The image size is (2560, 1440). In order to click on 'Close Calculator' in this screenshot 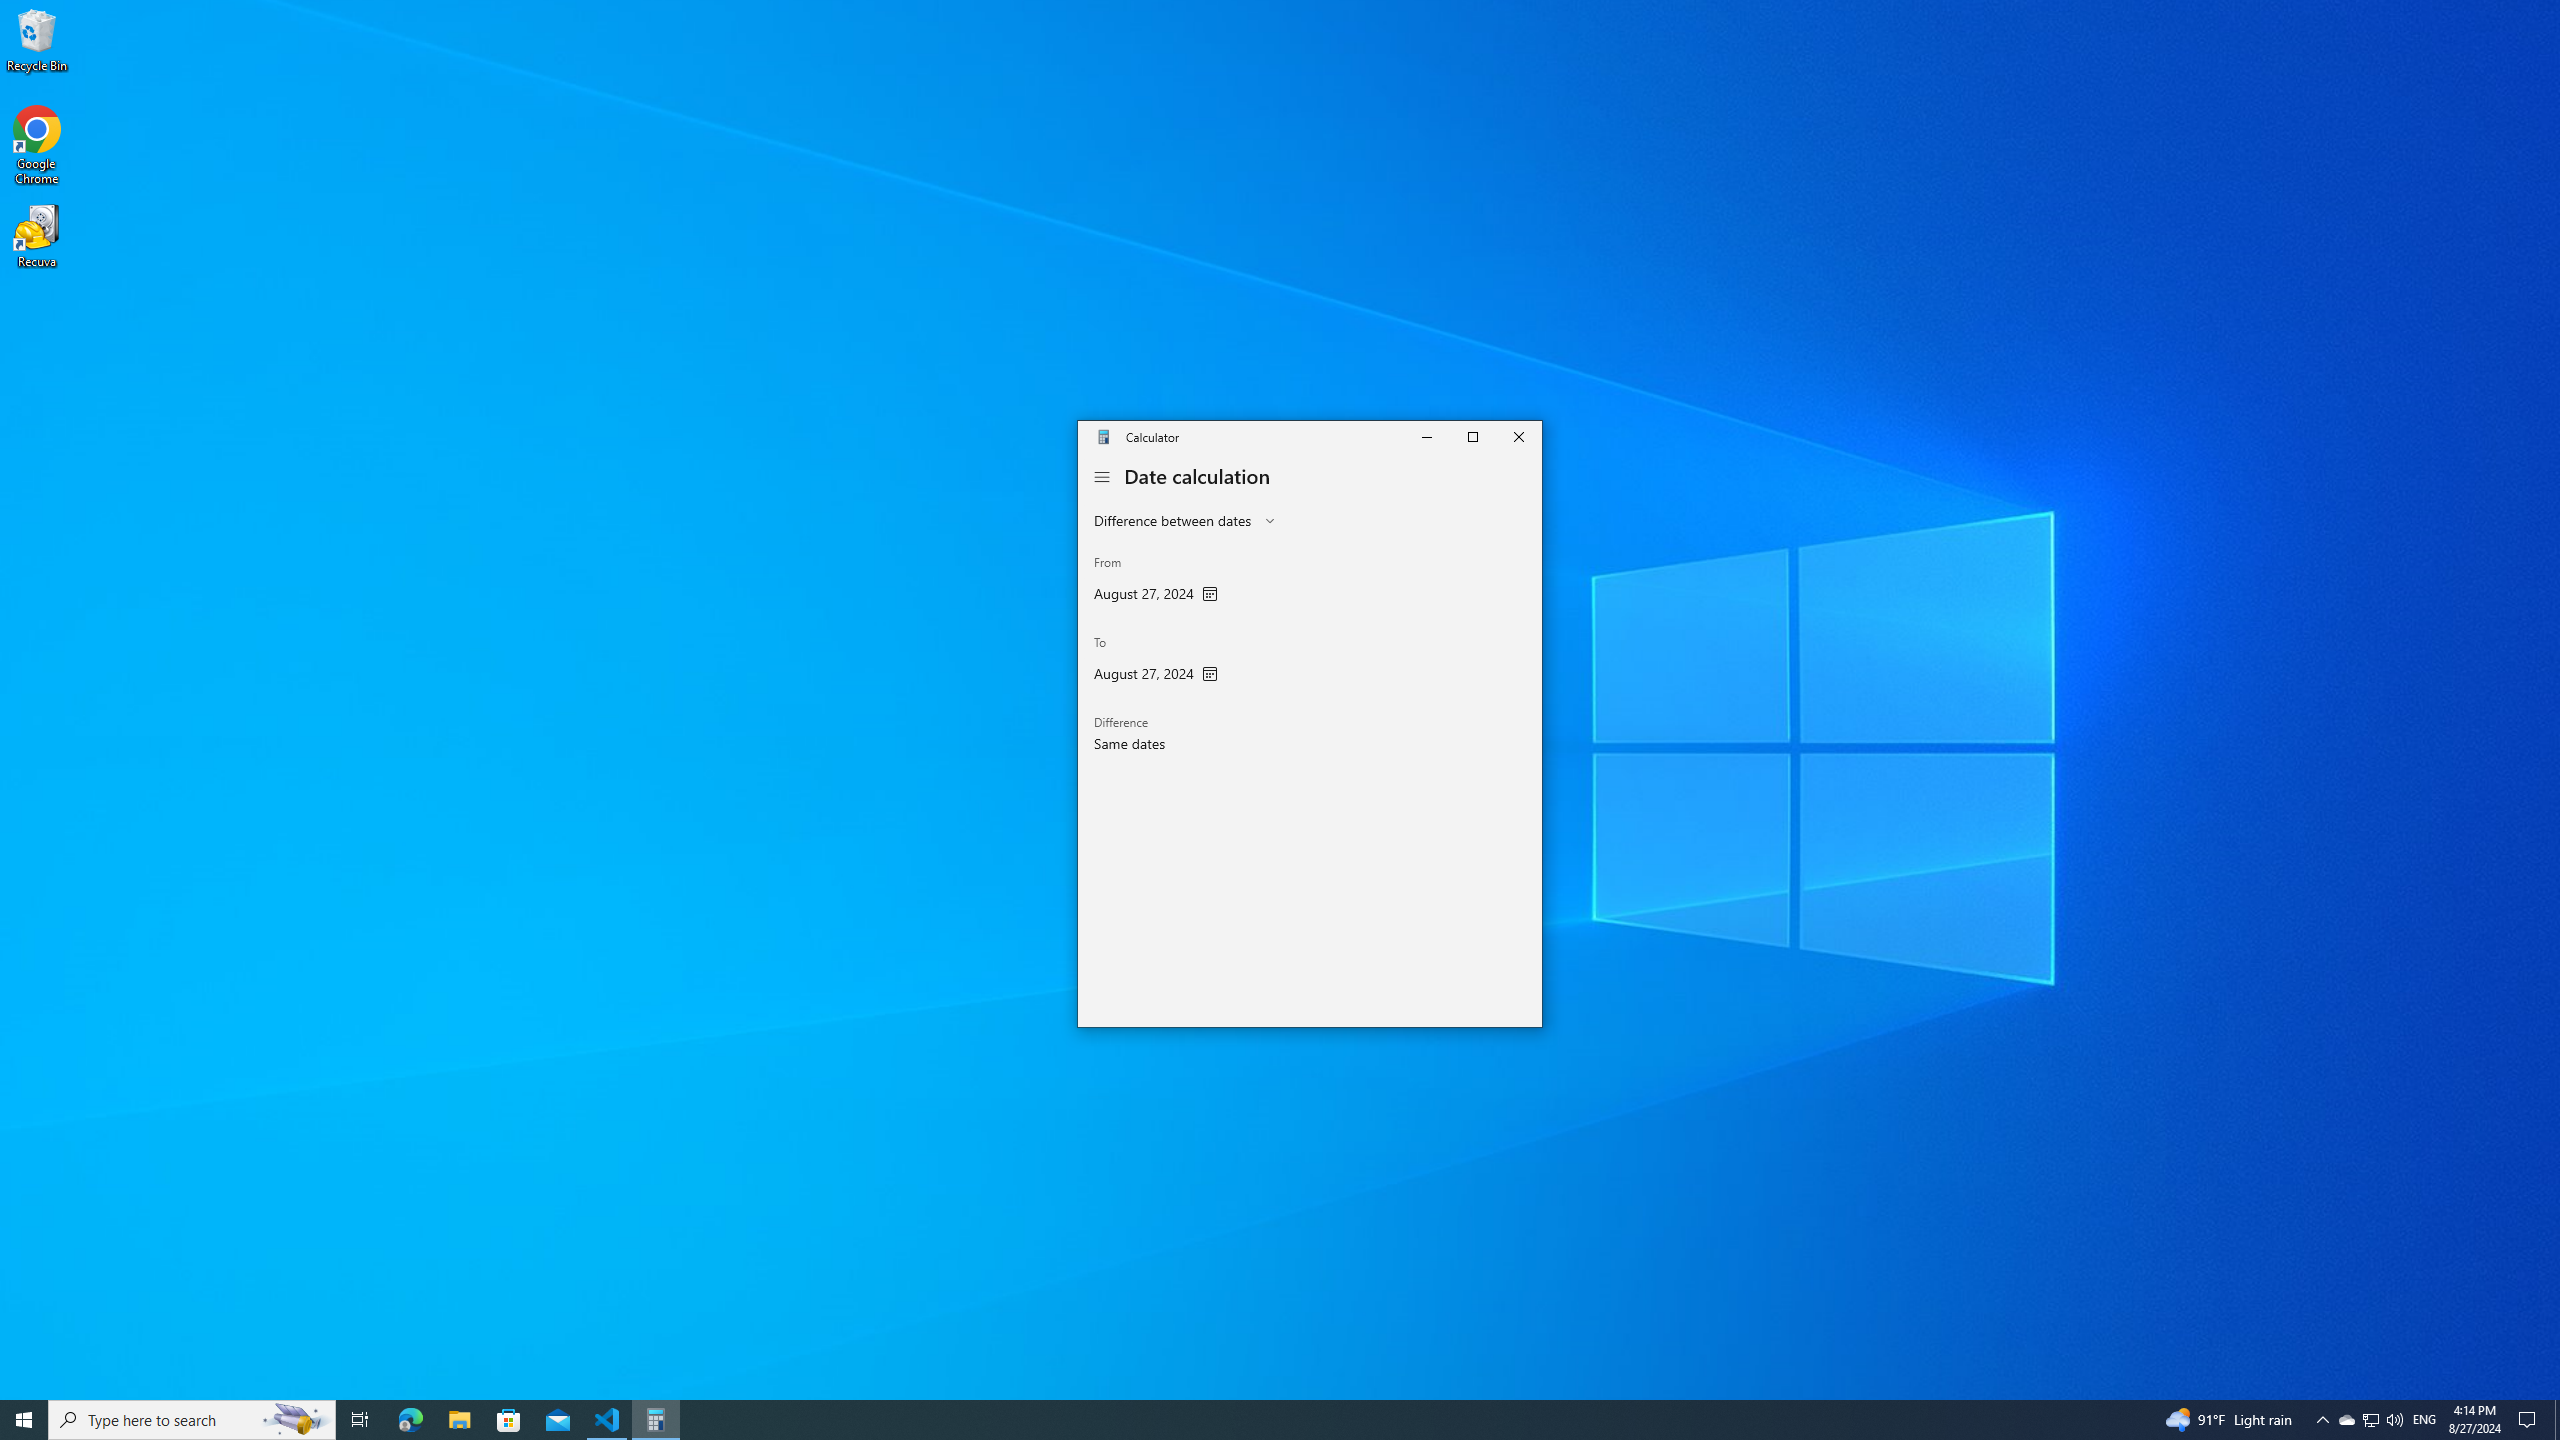, I will do `click(1517, 436)`.